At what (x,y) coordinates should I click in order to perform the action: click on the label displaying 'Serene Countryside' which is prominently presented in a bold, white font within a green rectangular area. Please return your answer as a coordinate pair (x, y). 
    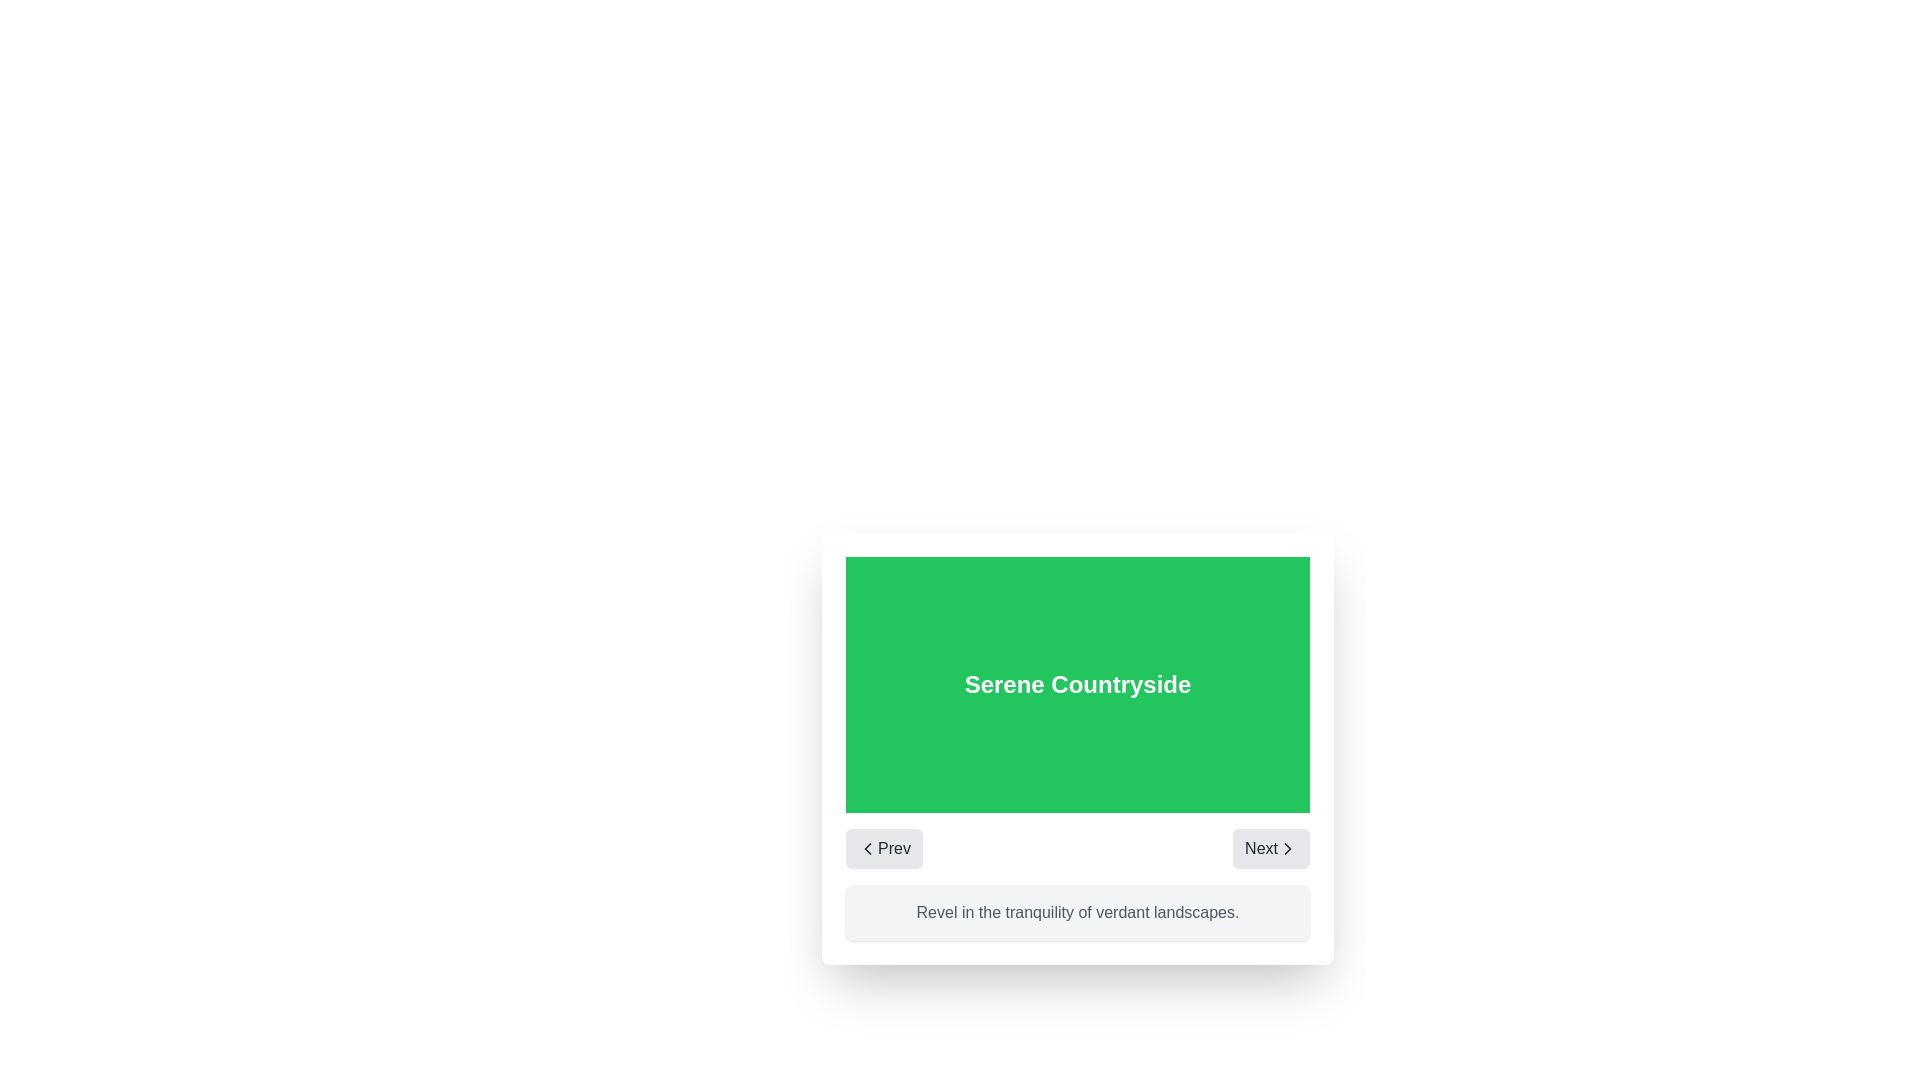
    Looking at the image, I should click on (1077, 684).